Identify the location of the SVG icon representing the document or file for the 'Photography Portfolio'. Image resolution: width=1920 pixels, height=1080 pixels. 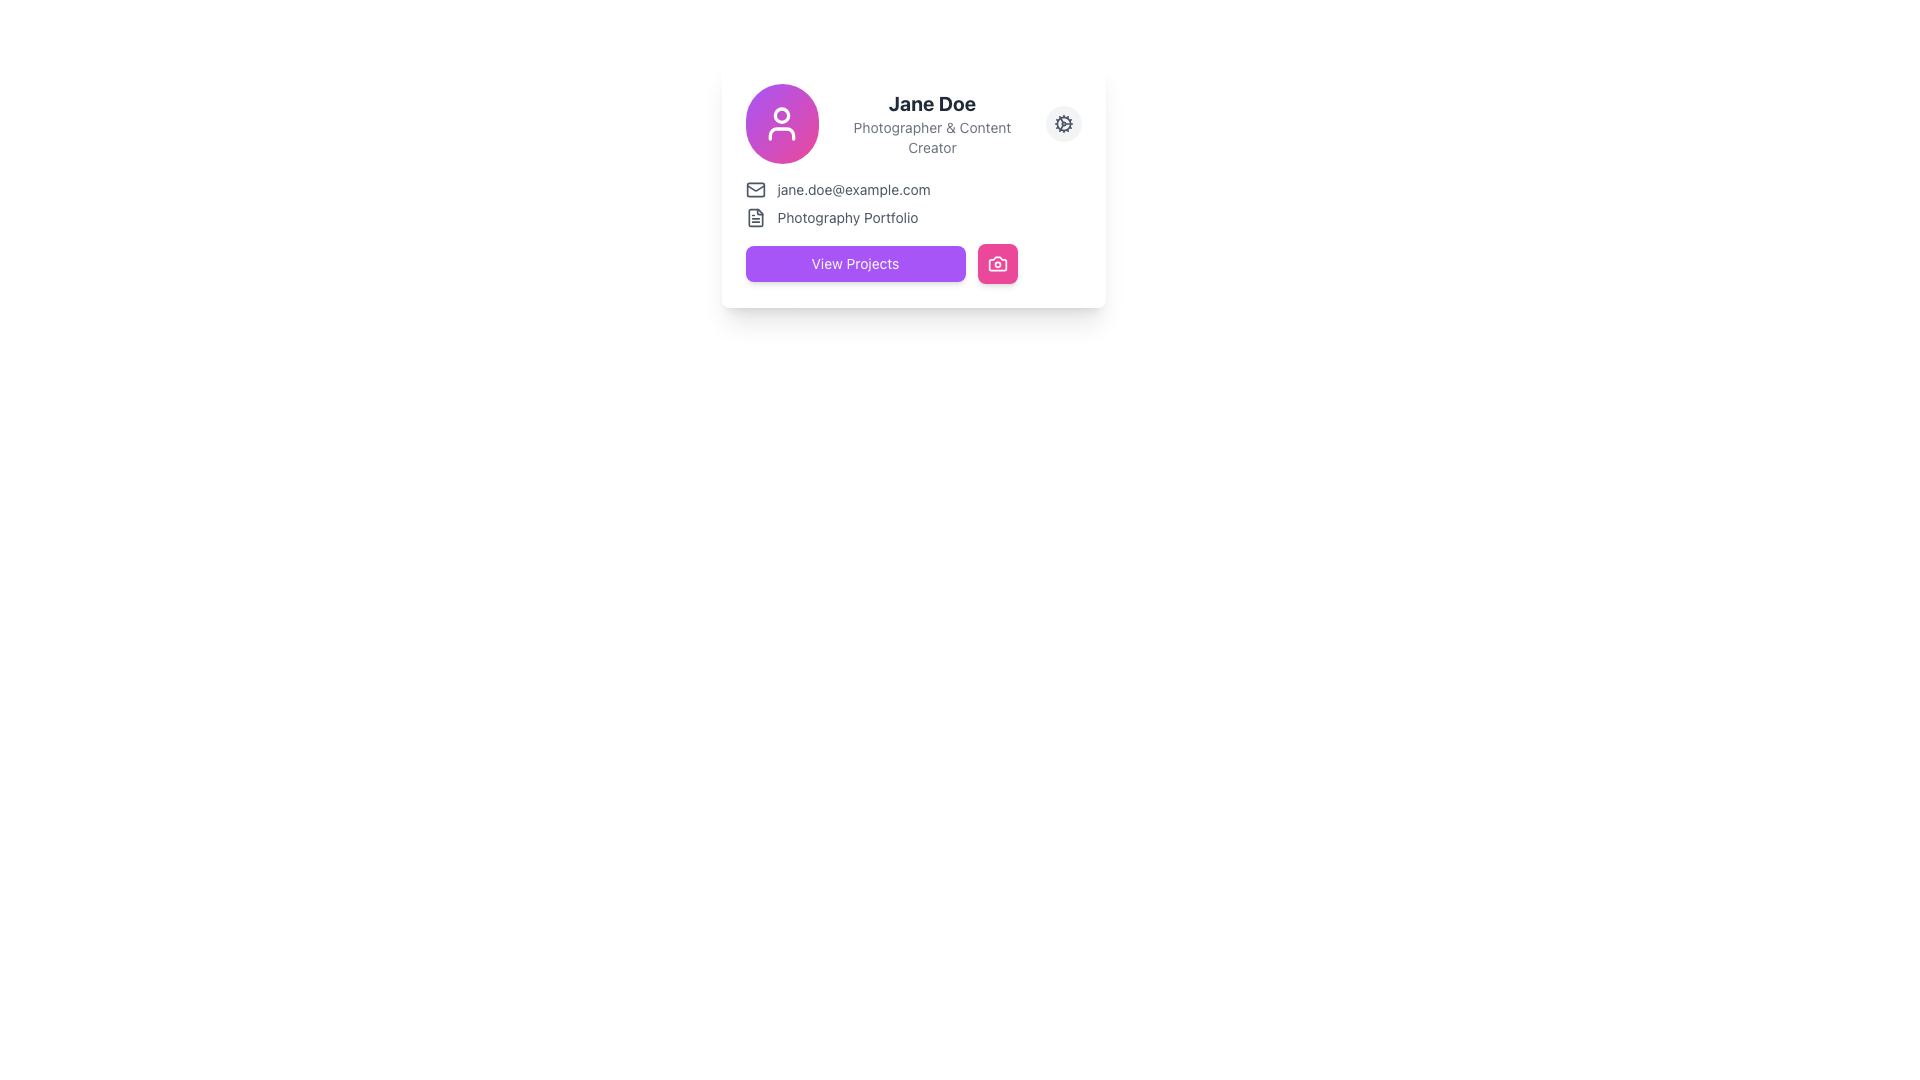
(754, 218).